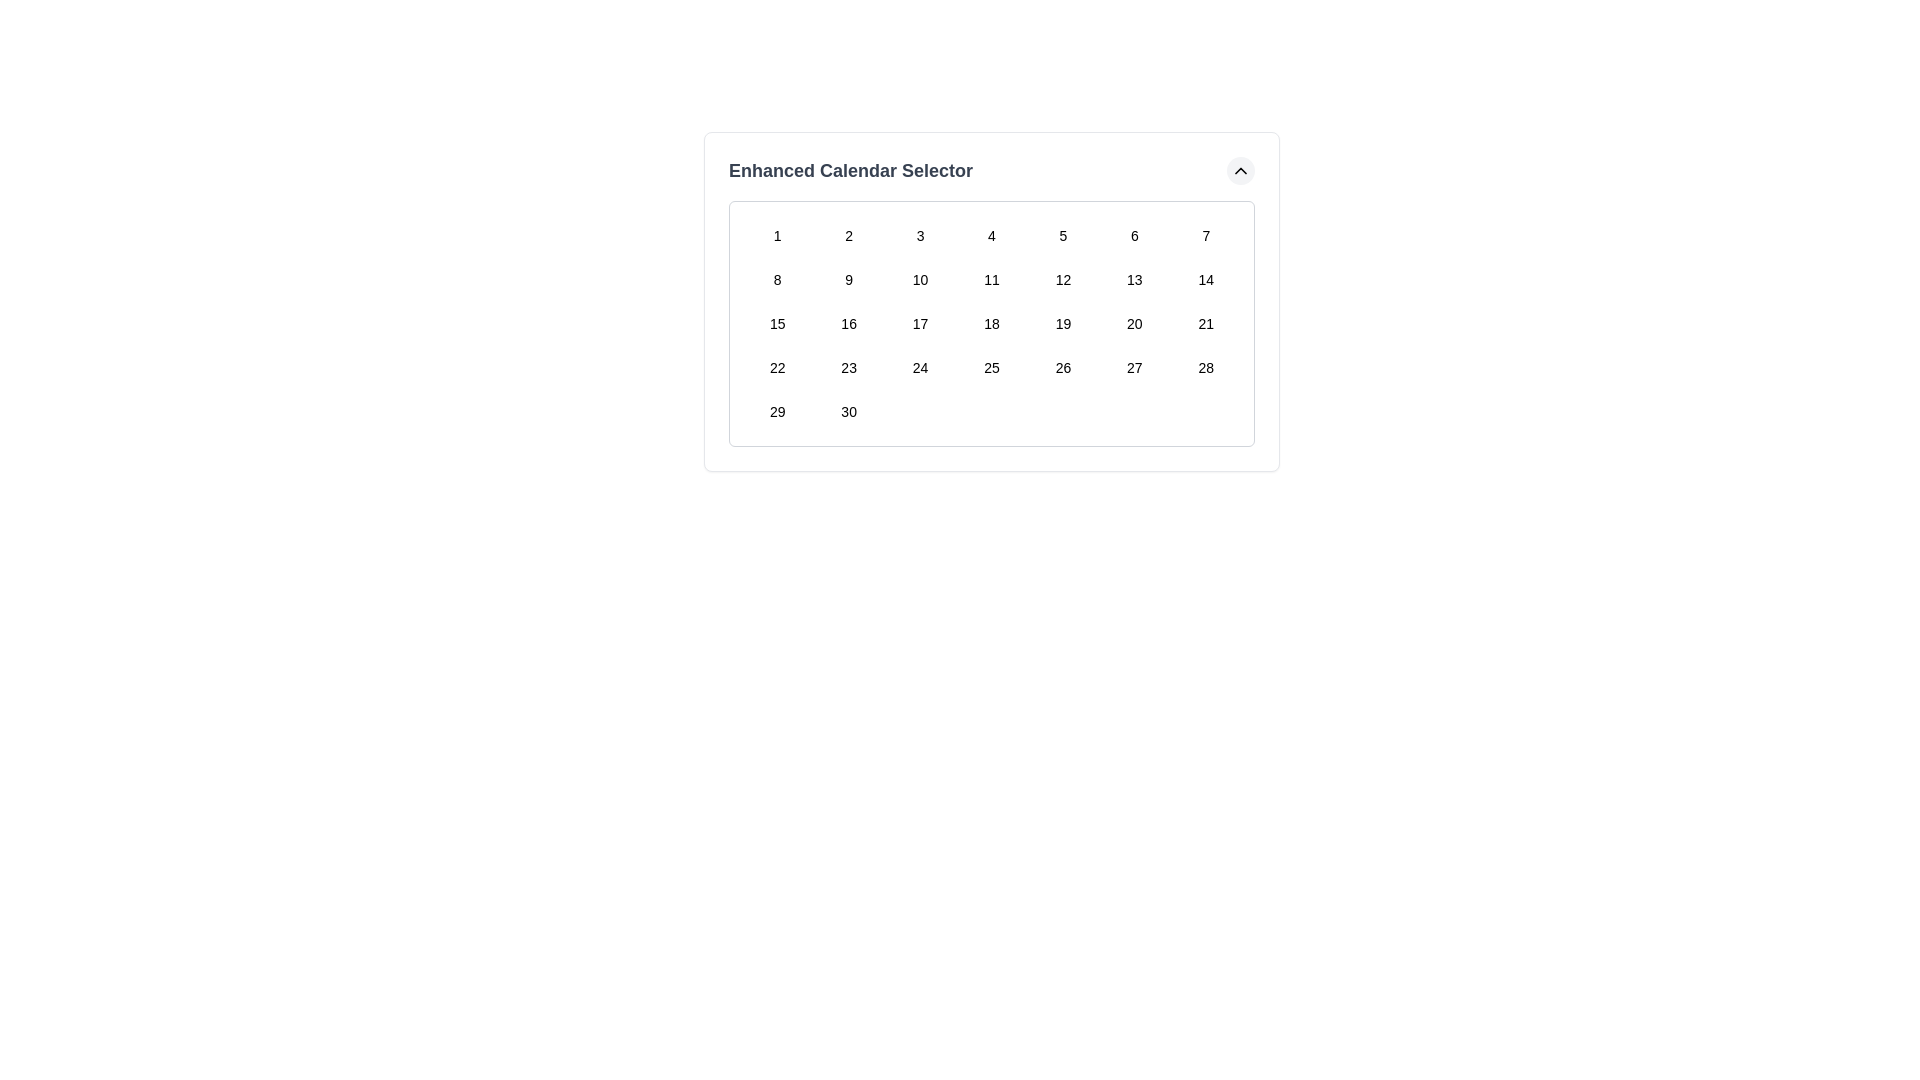  I want to click on the button labeled '11' in the Enhanced Calendar Selector, so click(992, 280).